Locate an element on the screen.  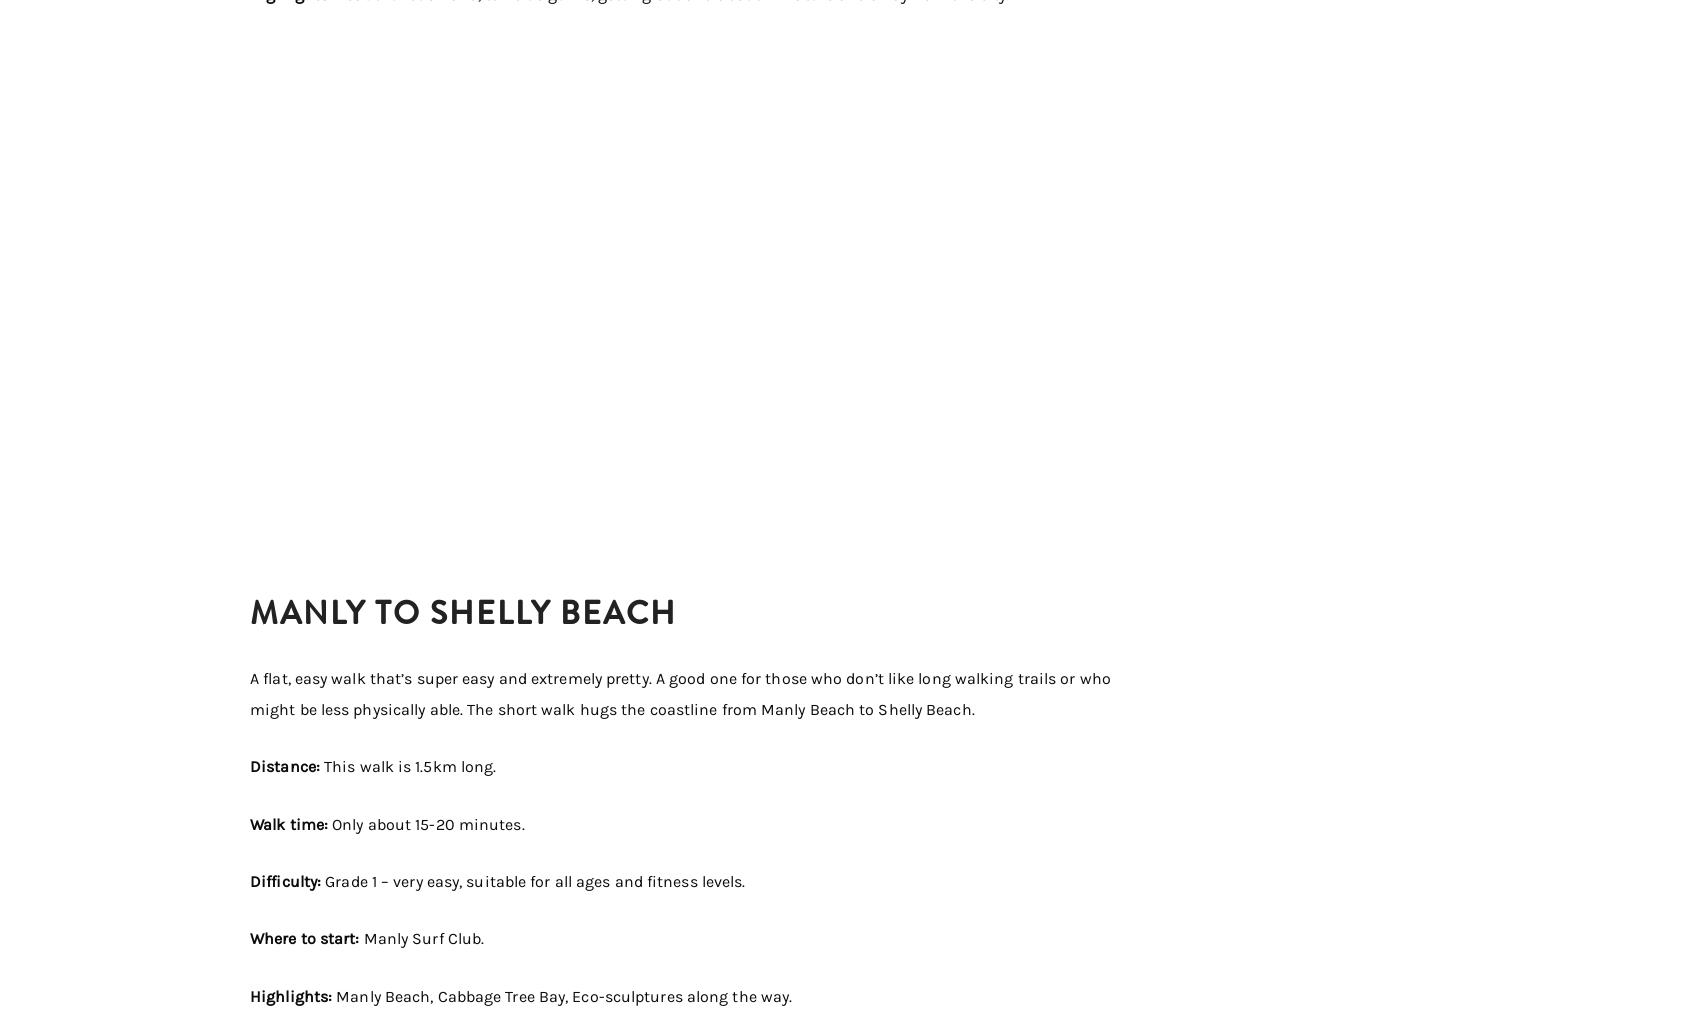
'Highlights:' is located at coordinates (293, 995).